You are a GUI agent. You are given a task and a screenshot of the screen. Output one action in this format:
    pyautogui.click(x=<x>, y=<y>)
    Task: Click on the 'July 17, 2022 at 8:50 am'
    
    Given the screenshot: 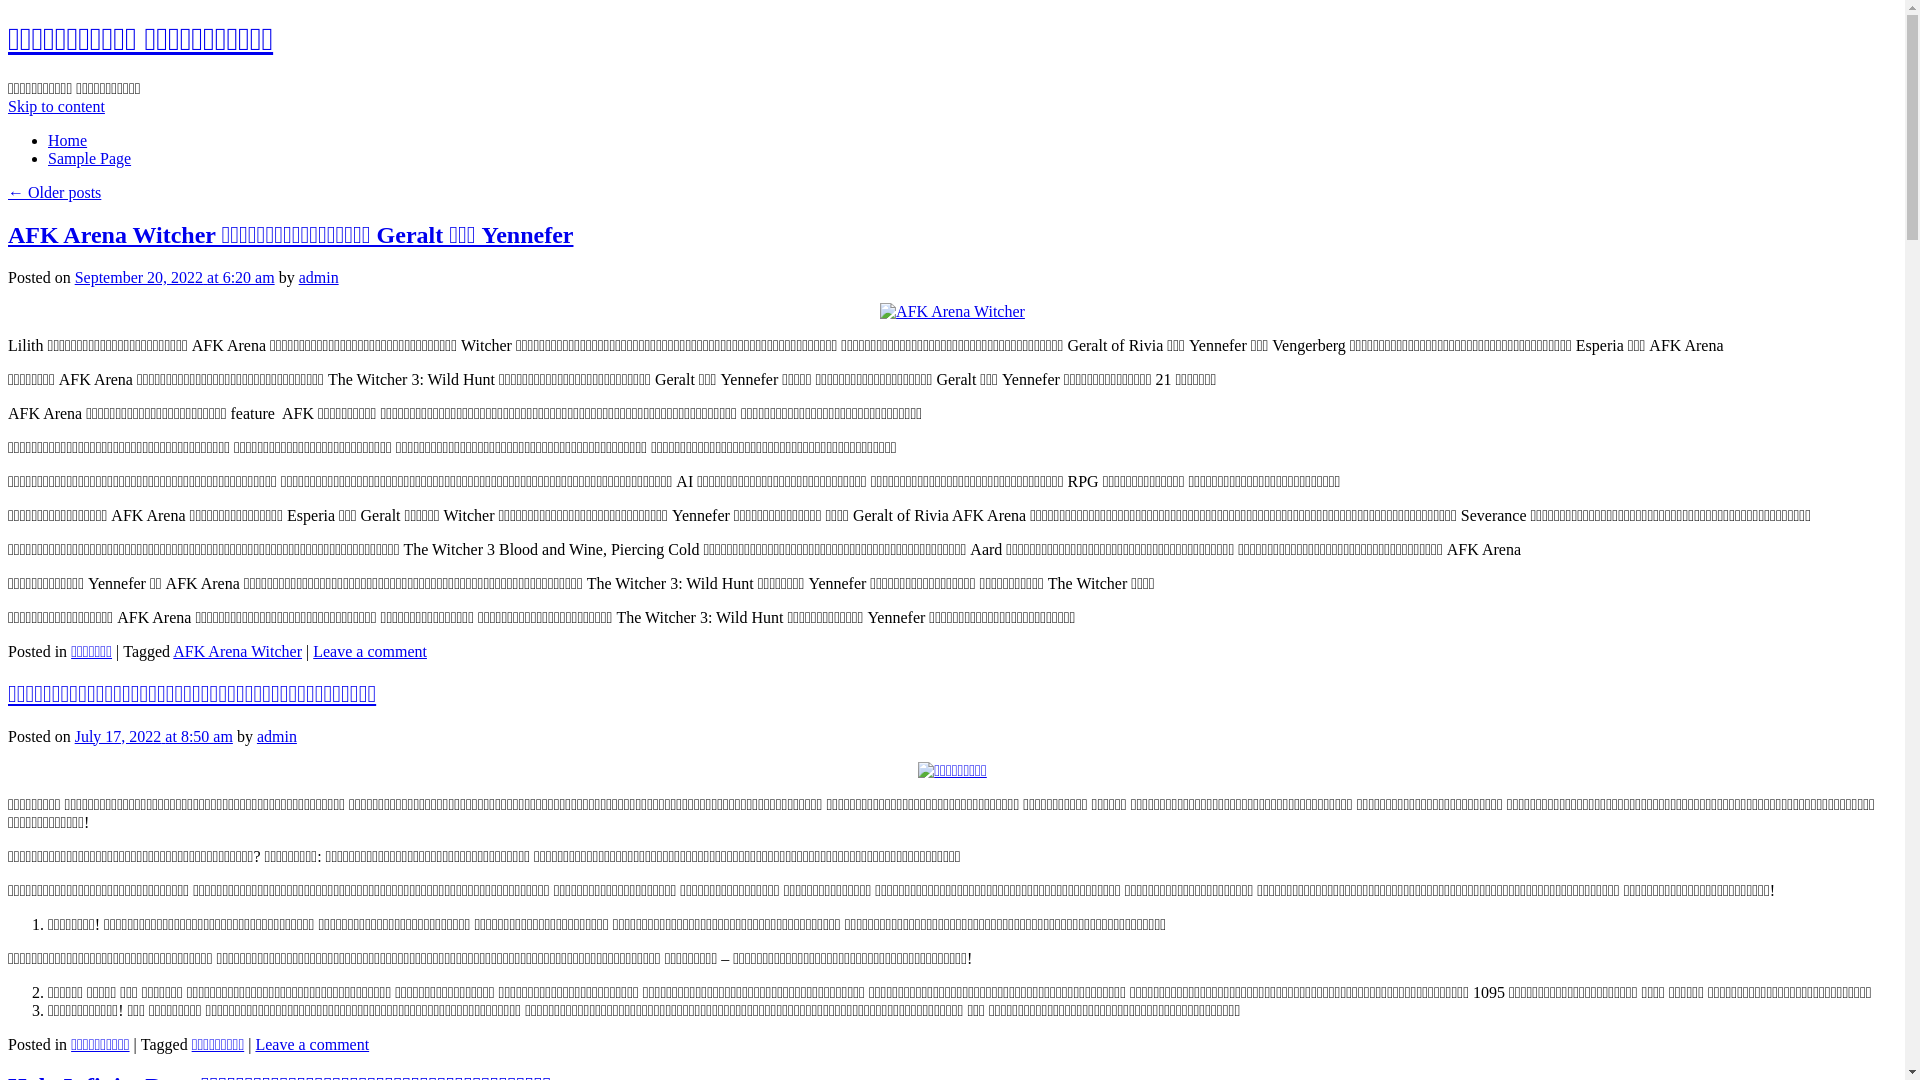 What is the action you would take?
    pyautogui.click(x=152, y=736)
    